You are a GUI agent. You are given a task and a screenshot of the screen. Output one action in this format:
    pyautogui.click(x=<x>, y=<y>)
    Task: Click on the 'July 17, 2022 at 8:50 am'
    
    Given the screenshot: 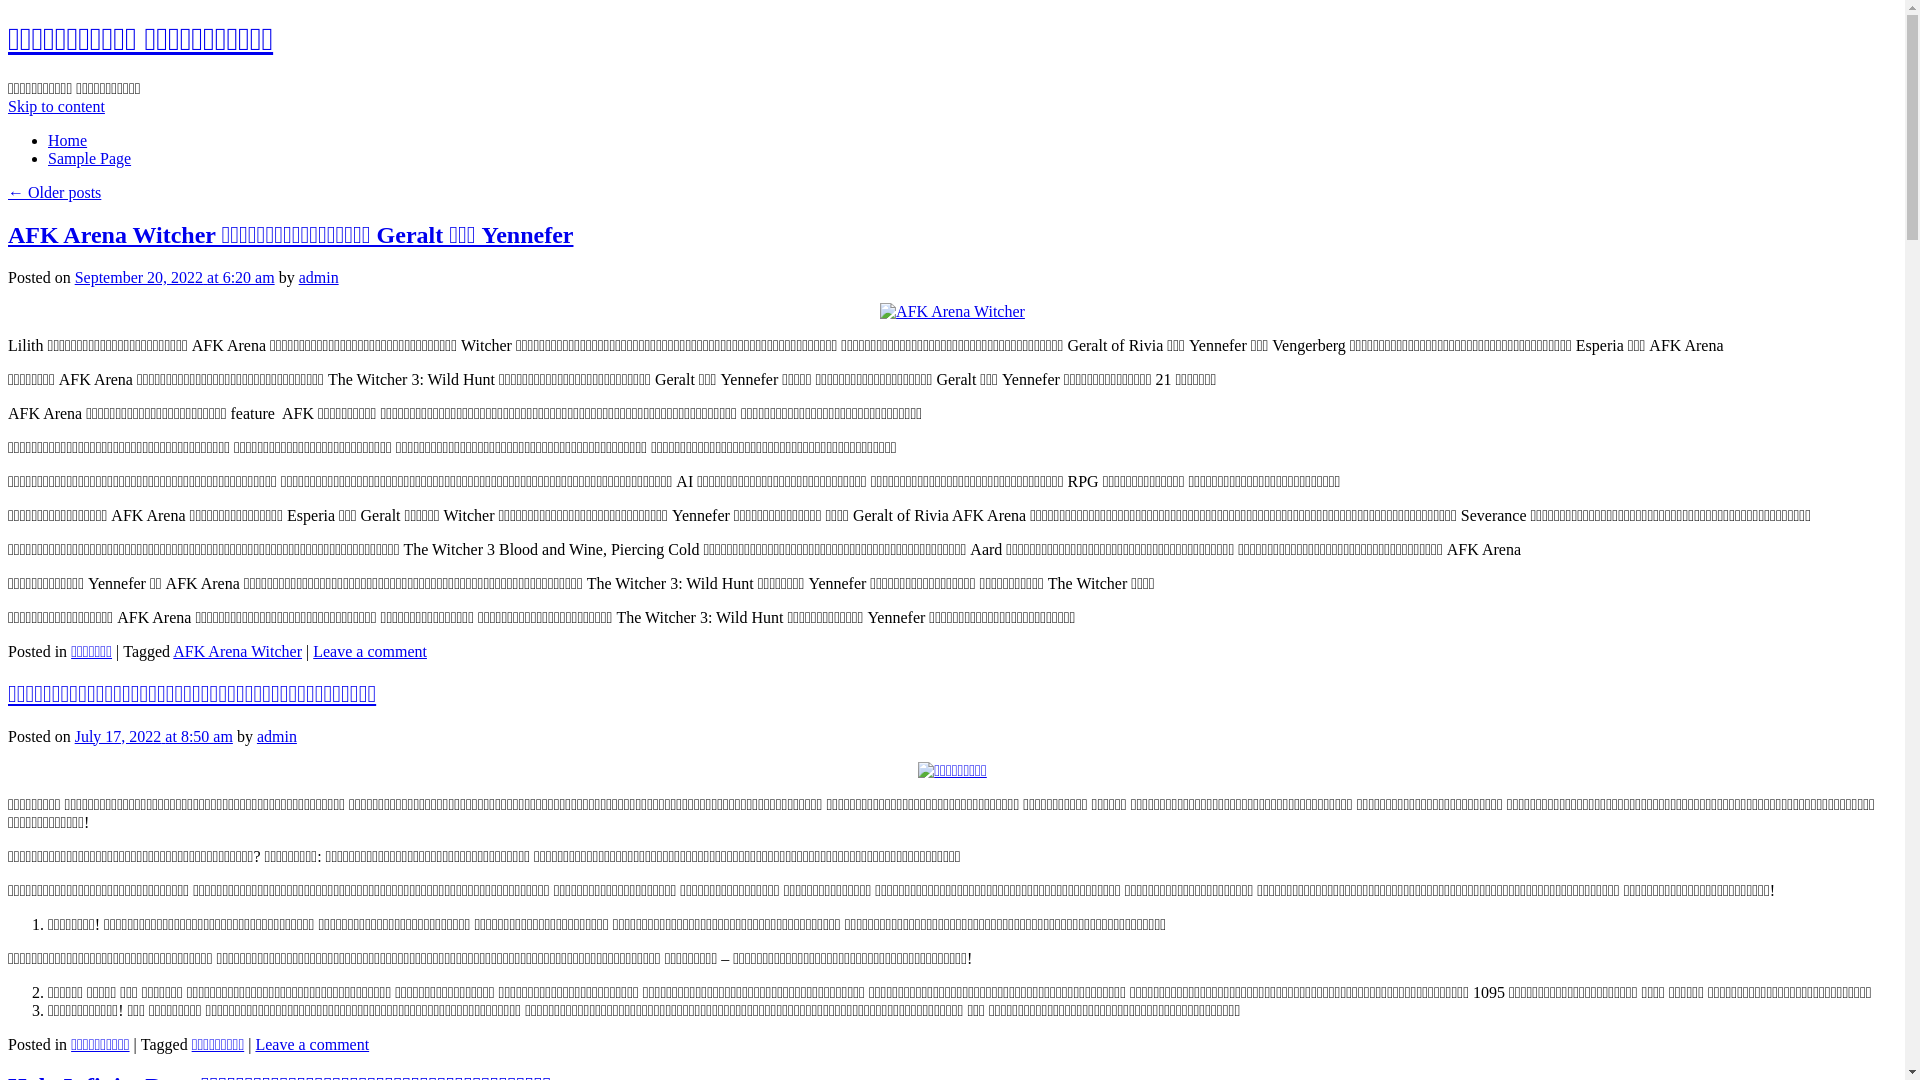 What is the action you would take?
    pyautogui.click(x=152, y=736)
    